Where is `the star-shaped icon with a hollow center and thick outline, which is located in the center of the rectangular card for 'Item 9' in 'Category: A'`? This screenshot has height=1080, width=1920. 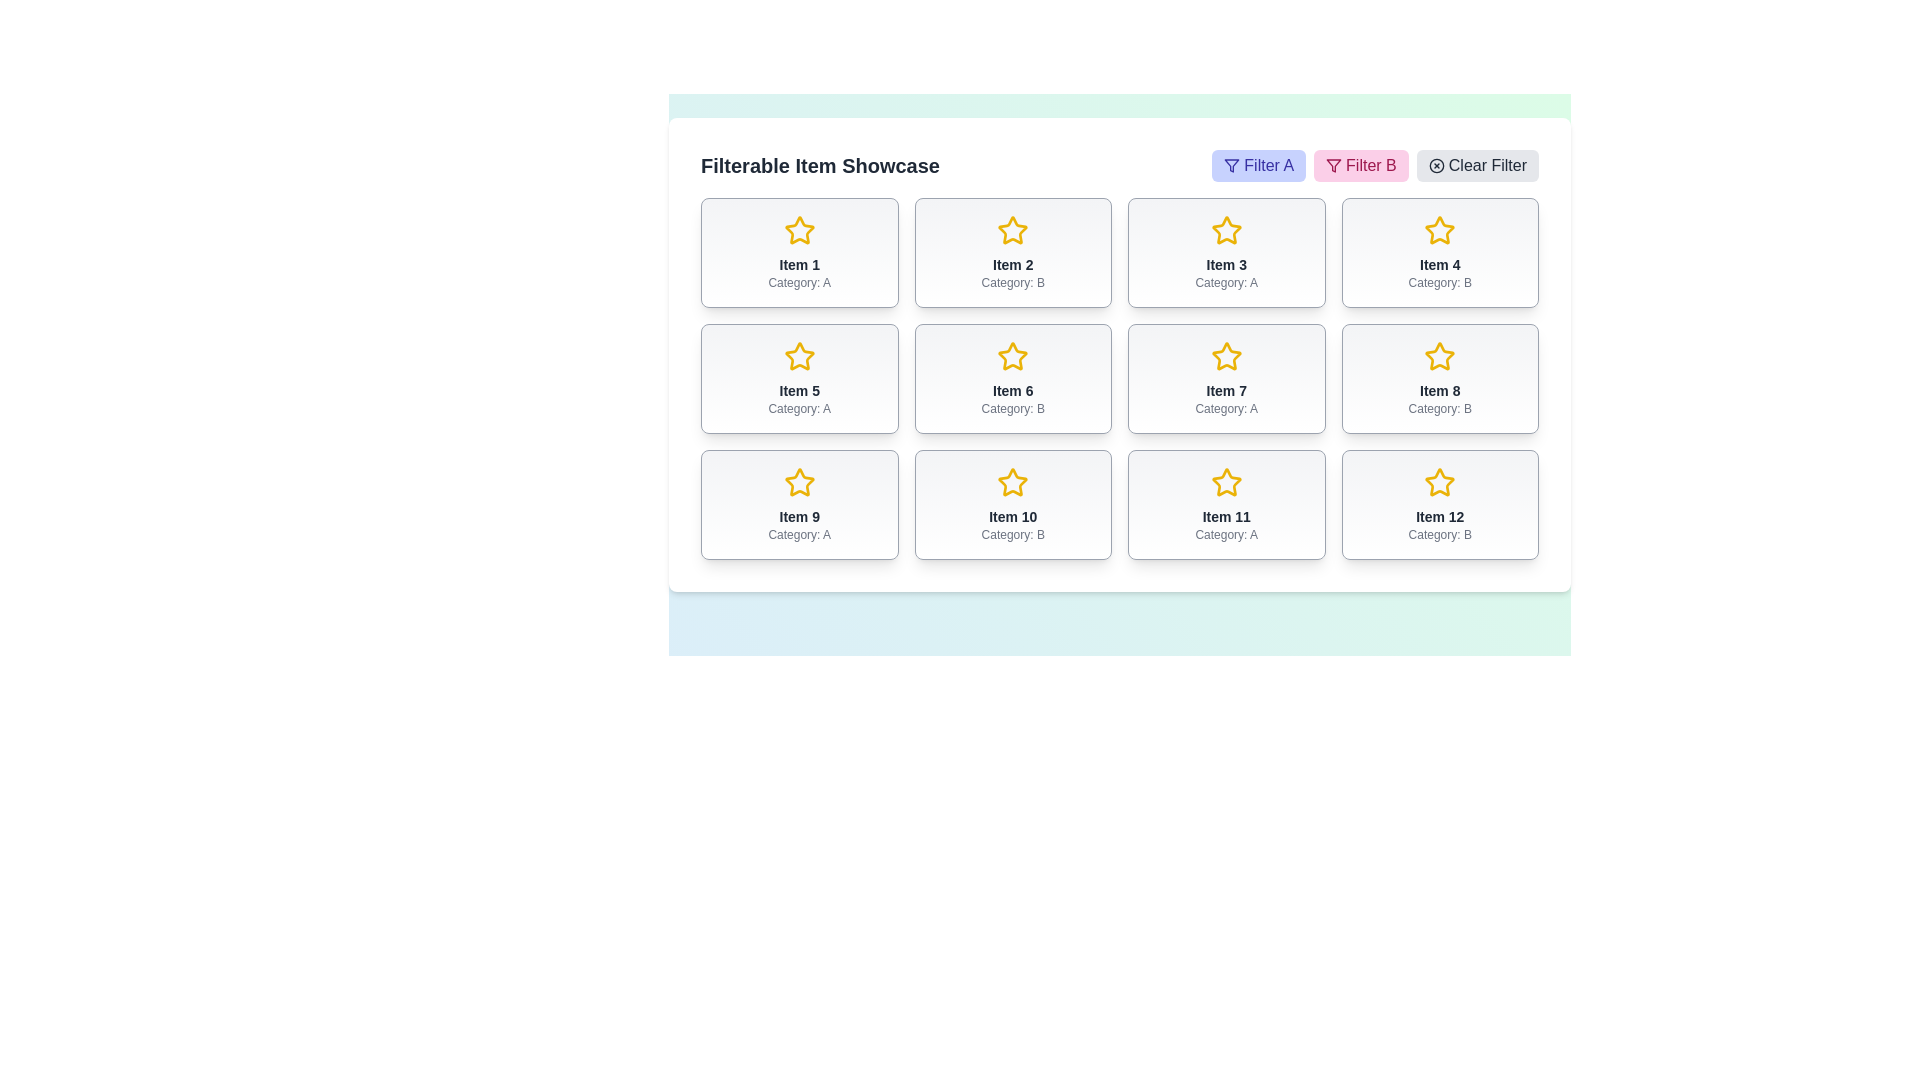 the star-shaped icon with a hollow center and thick outline, which is located in the center of the rectangular card for 'Item 9' in 'Category: A' is located at coordinates (798, 482).